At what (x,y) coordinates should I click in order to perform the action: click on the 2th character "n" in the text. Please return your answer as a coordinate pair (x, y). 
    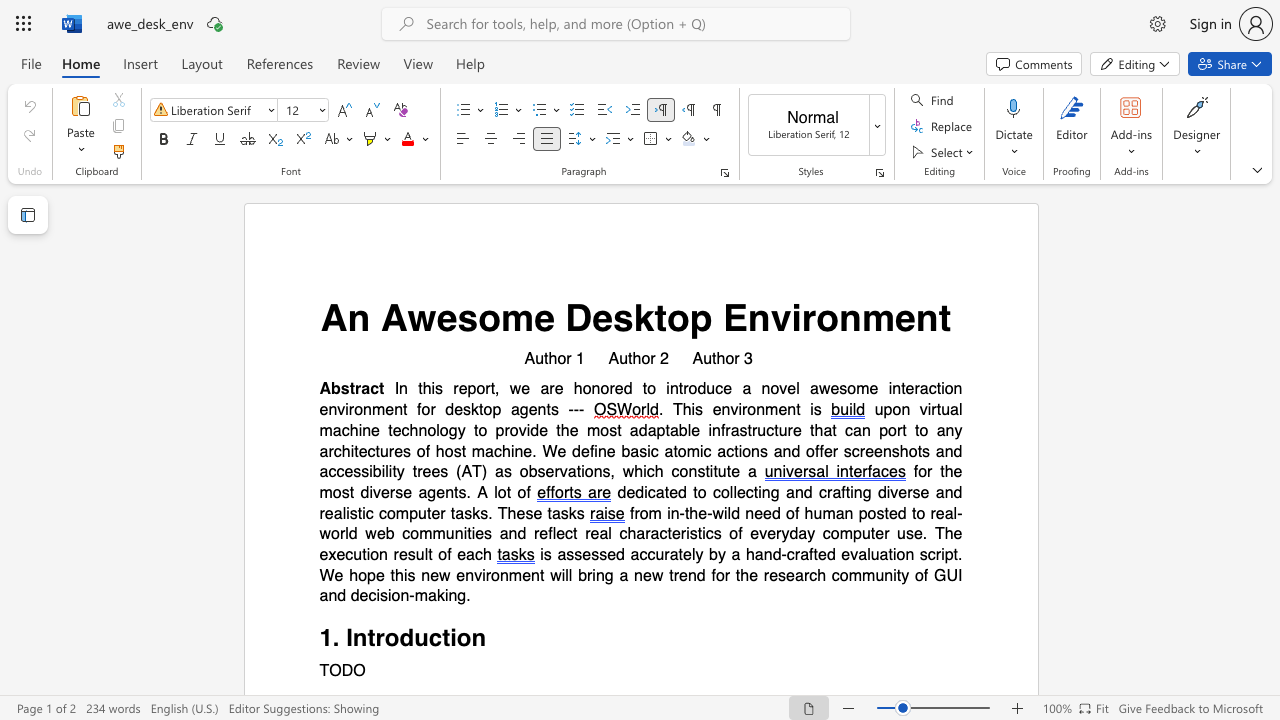
    Looking at the image, I should click on (637, 575).